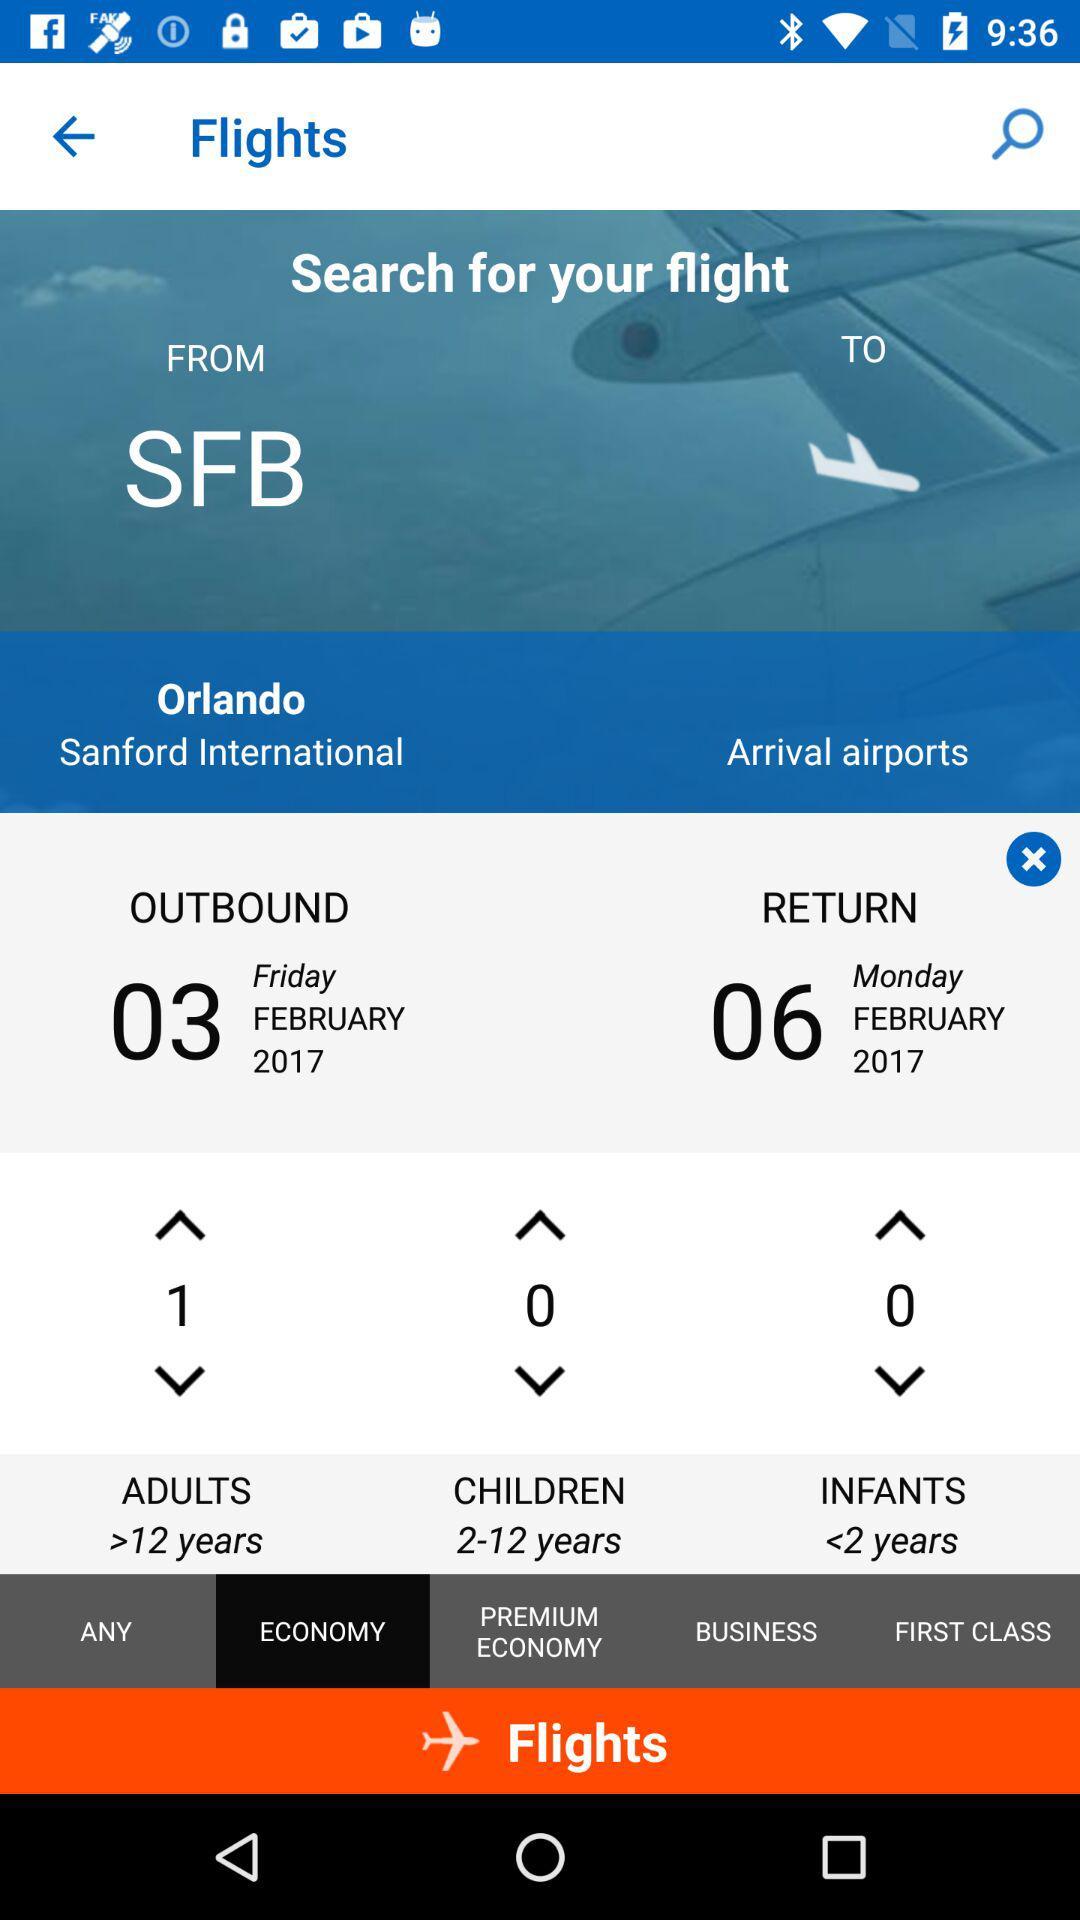 The image size is (1080, 1920). Describe the element at coordinates (538, 1631) in the screenshot. I see `the icon next to economy item` at that location.